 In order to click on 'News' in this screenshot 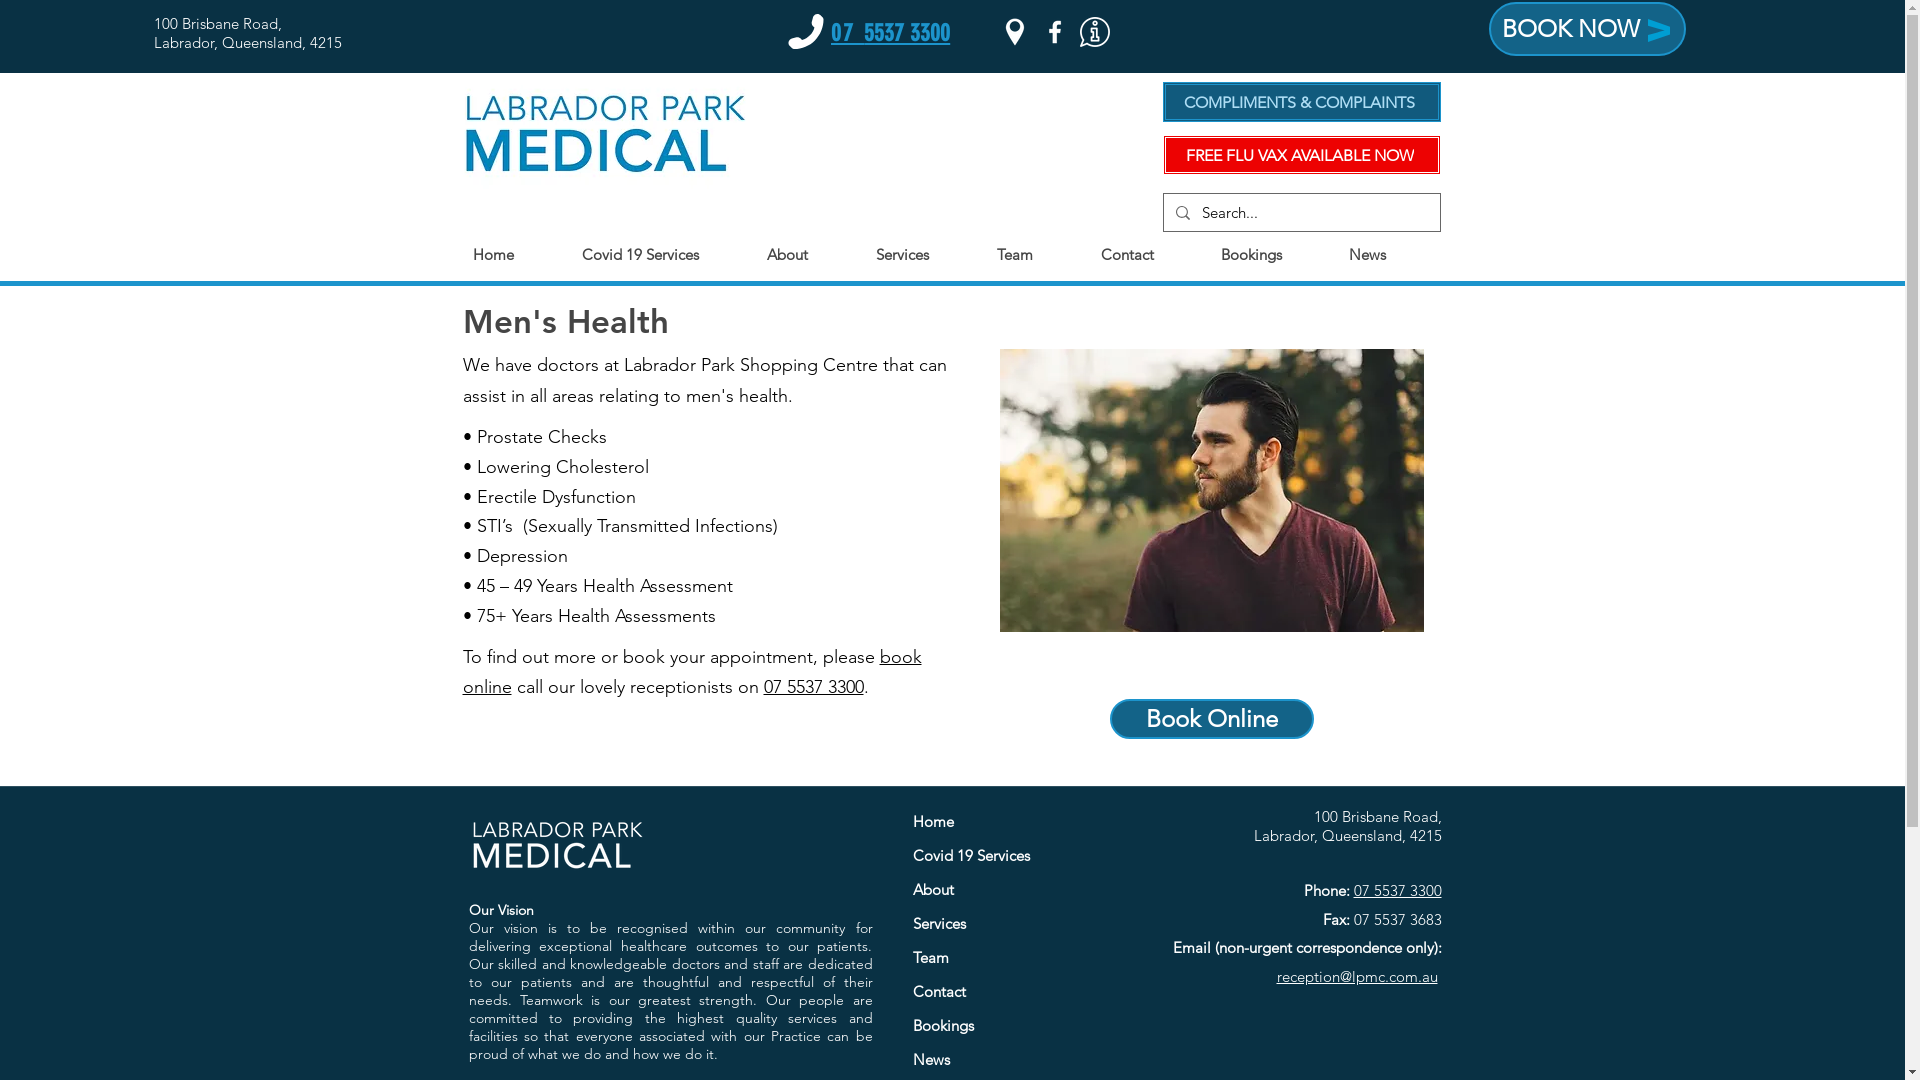, I will do `click(1010, 1059)`.